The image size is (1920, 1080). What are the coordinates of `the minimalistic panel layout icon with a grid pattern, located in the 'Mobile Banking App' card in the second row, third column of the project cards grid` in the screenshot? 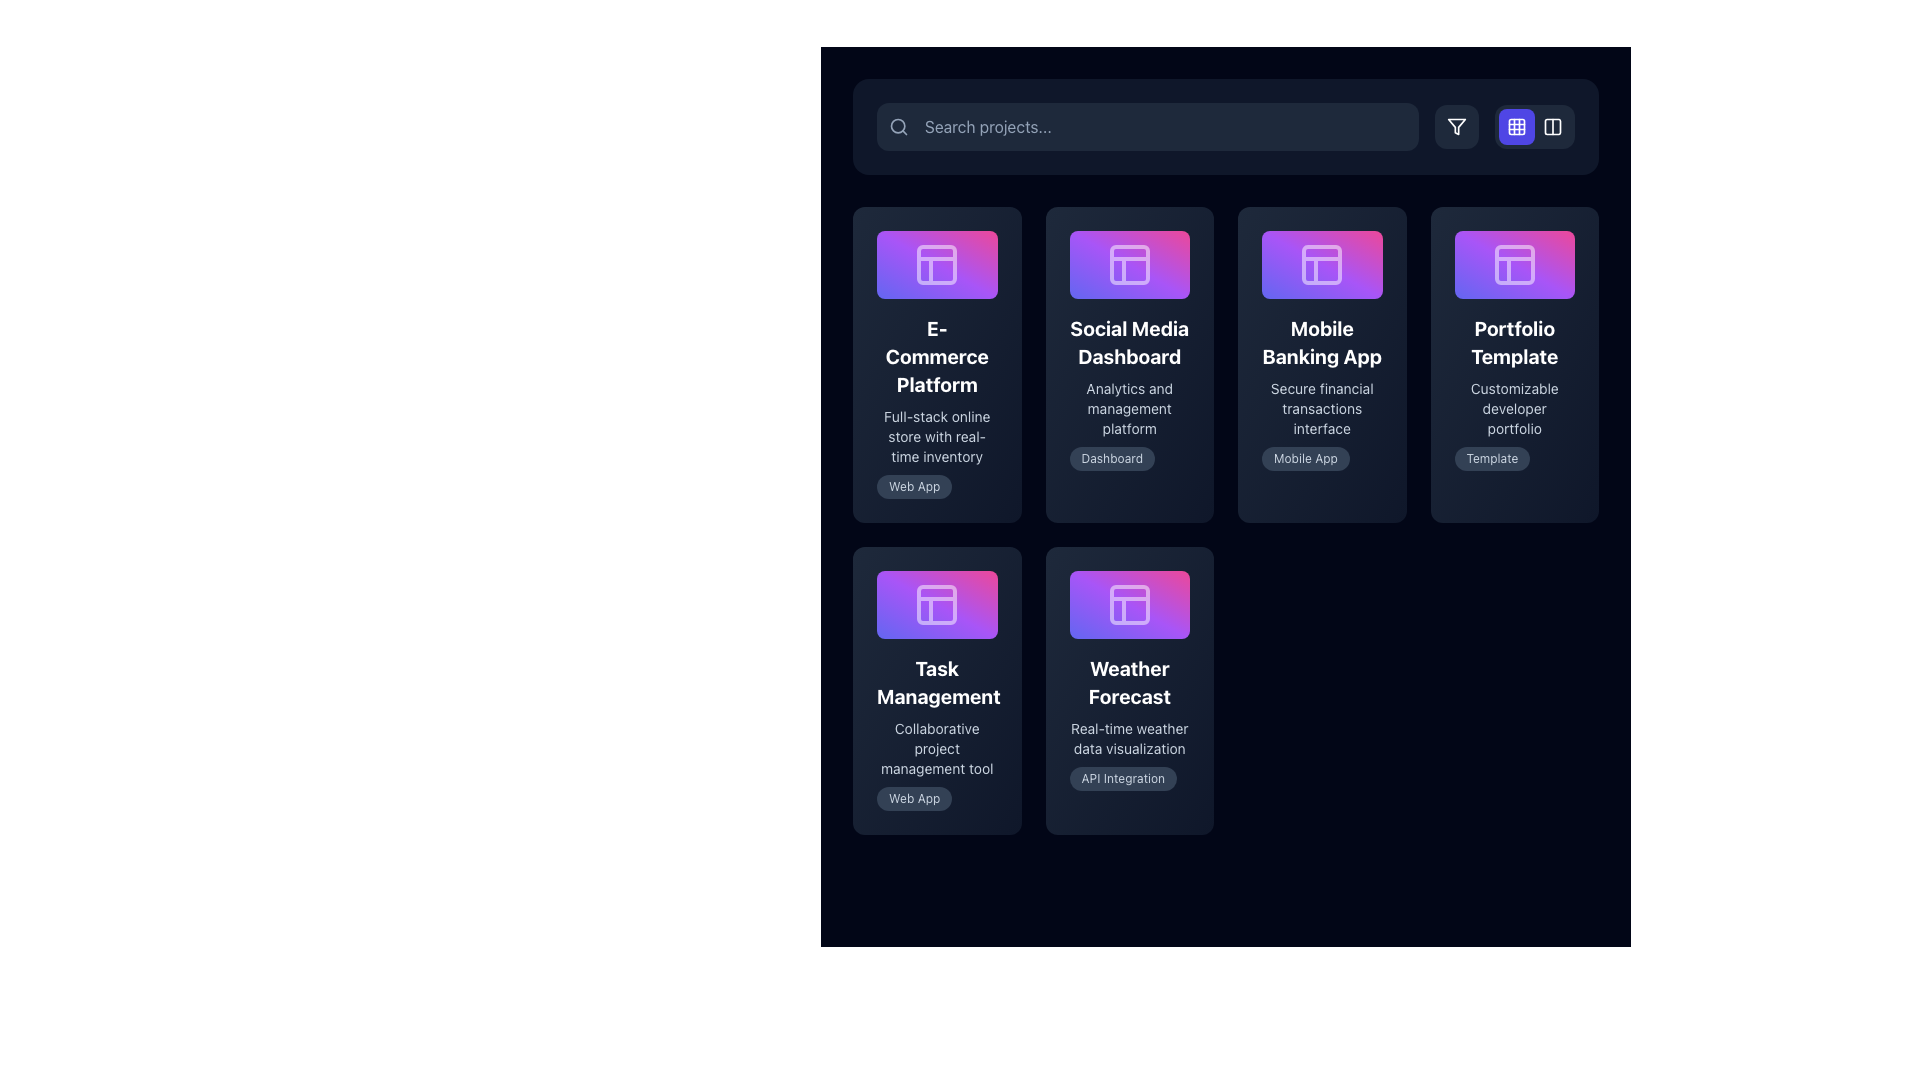 It's located at (1322, 263).